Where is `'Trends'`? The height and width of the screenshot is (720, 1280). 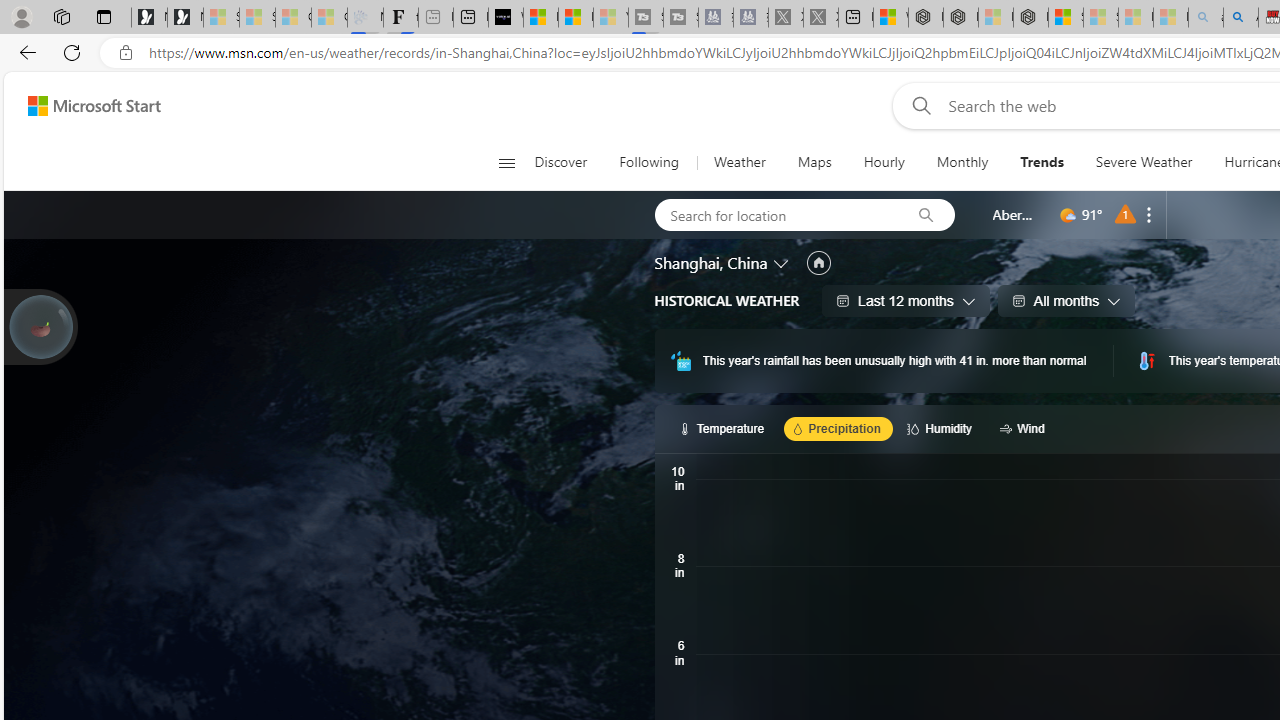
'Trends' is located at coordinates (1040, 162).